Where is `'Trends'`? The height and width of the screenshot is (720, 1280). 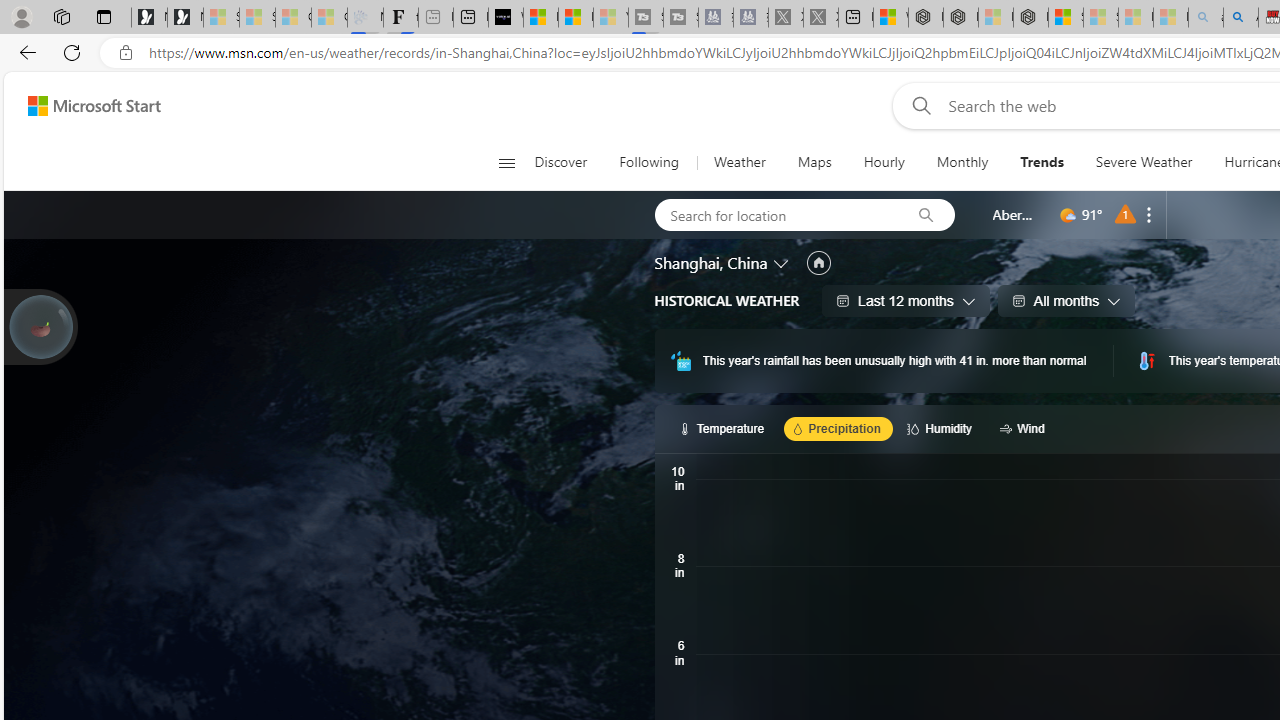
'Trends' is located at coordinates (1040, 162).